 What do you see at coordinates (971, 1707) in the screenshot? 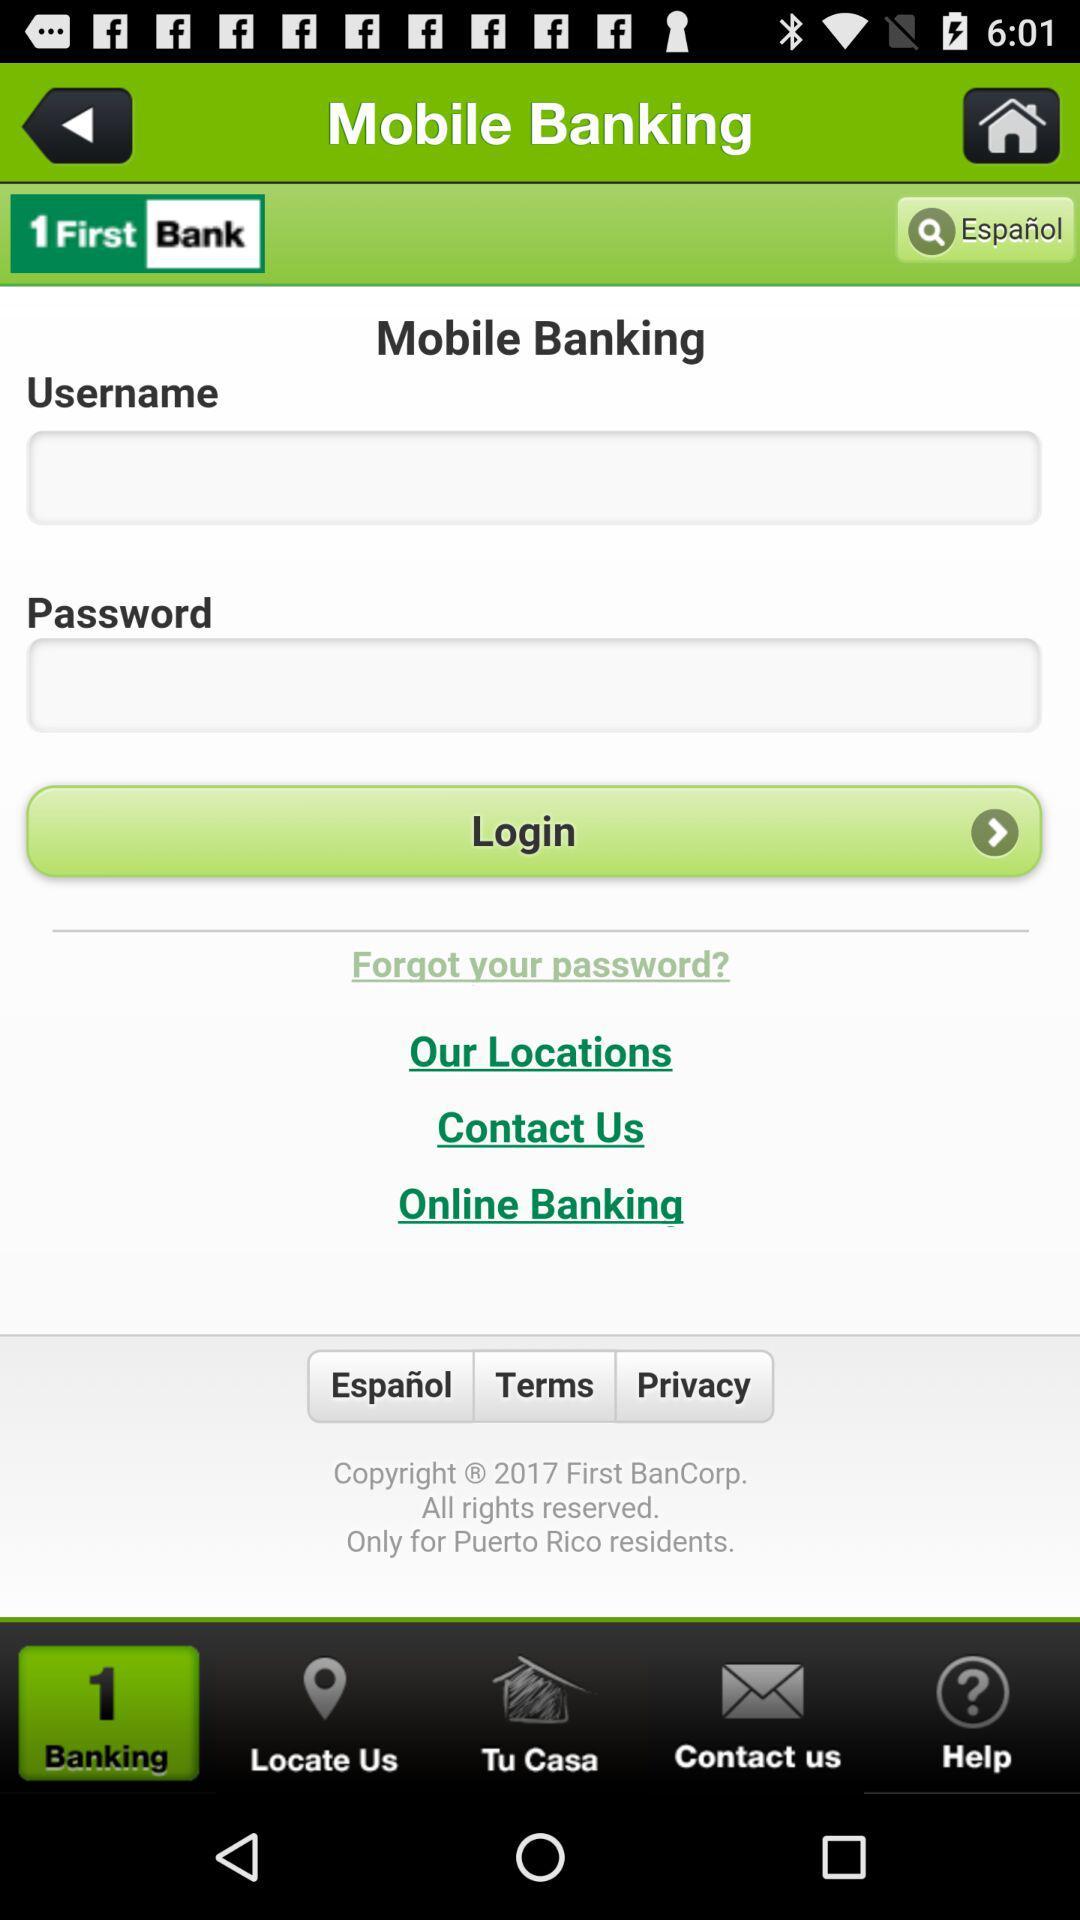
I see `help menu` at bounding box center [971, 1707].